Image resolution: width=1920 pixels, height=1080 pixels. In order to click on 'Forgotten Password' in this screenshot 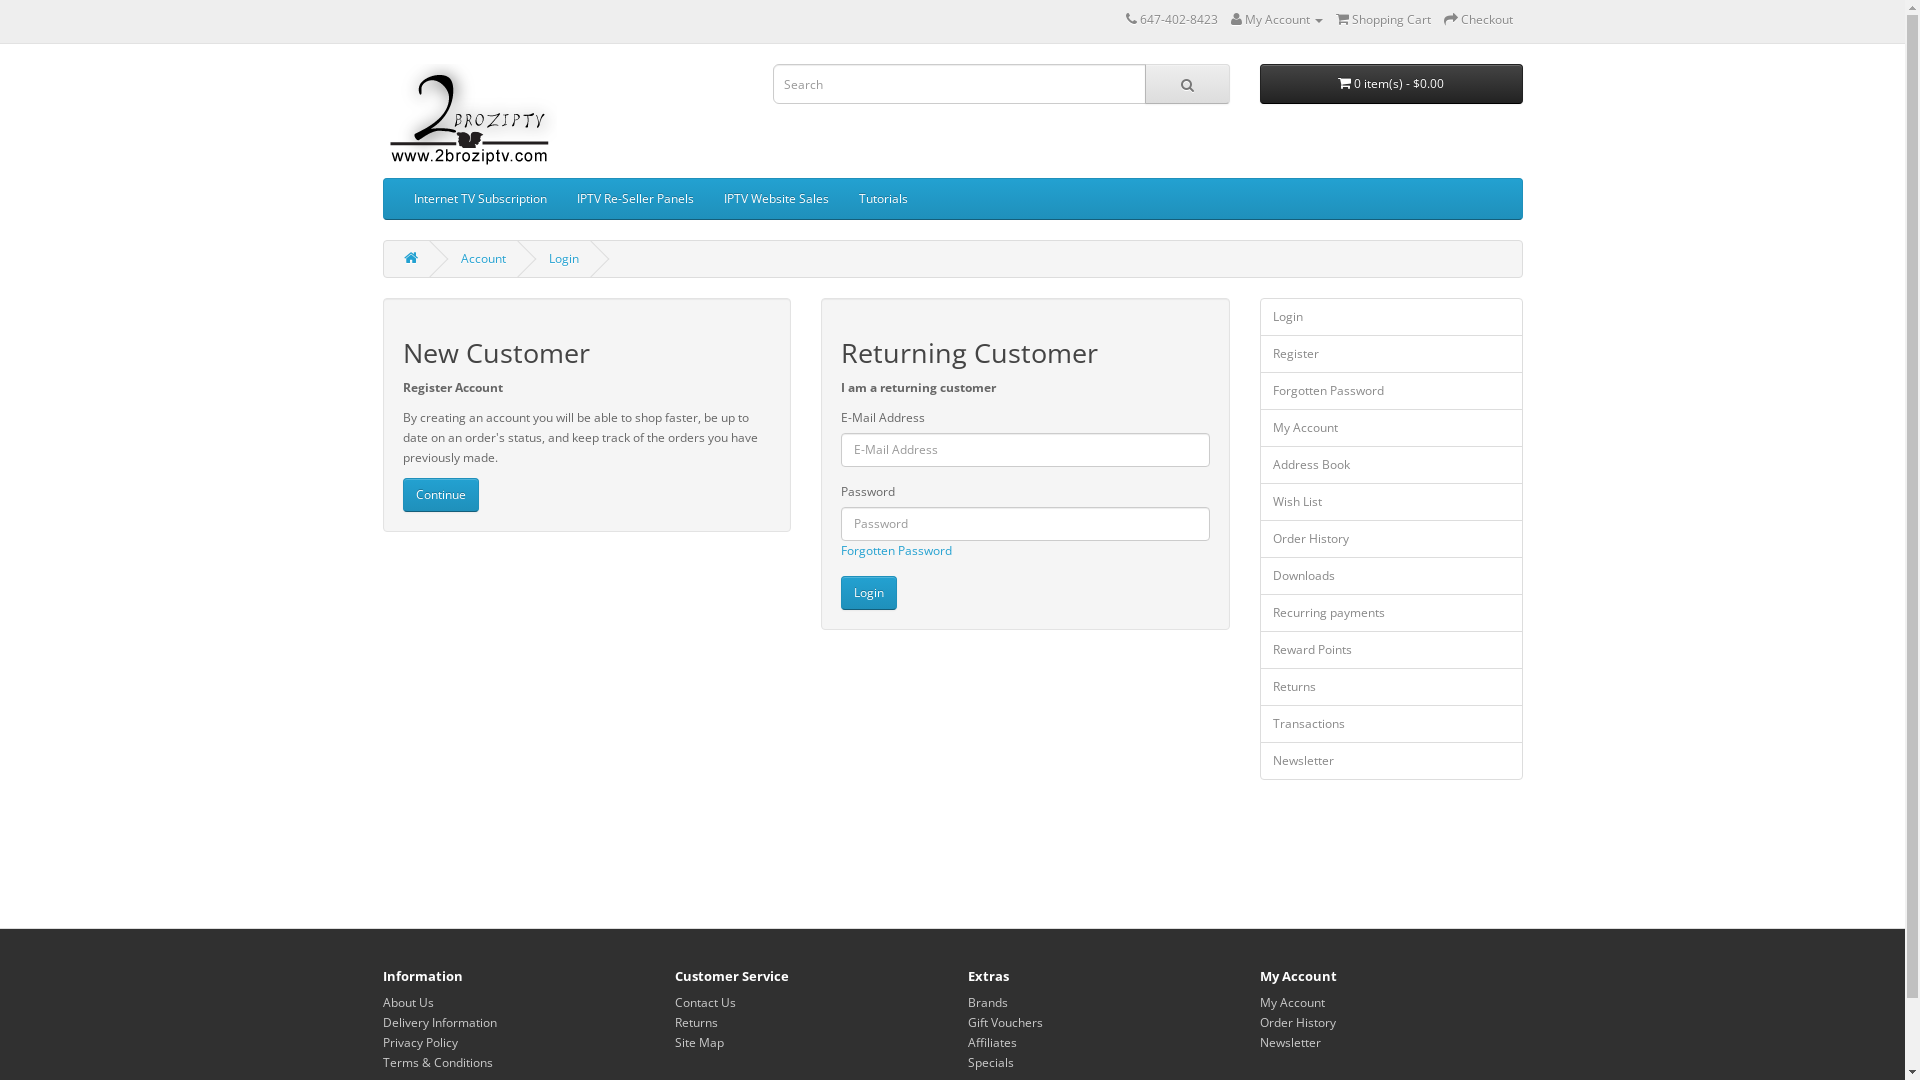, I will do `click(840, 550)`.